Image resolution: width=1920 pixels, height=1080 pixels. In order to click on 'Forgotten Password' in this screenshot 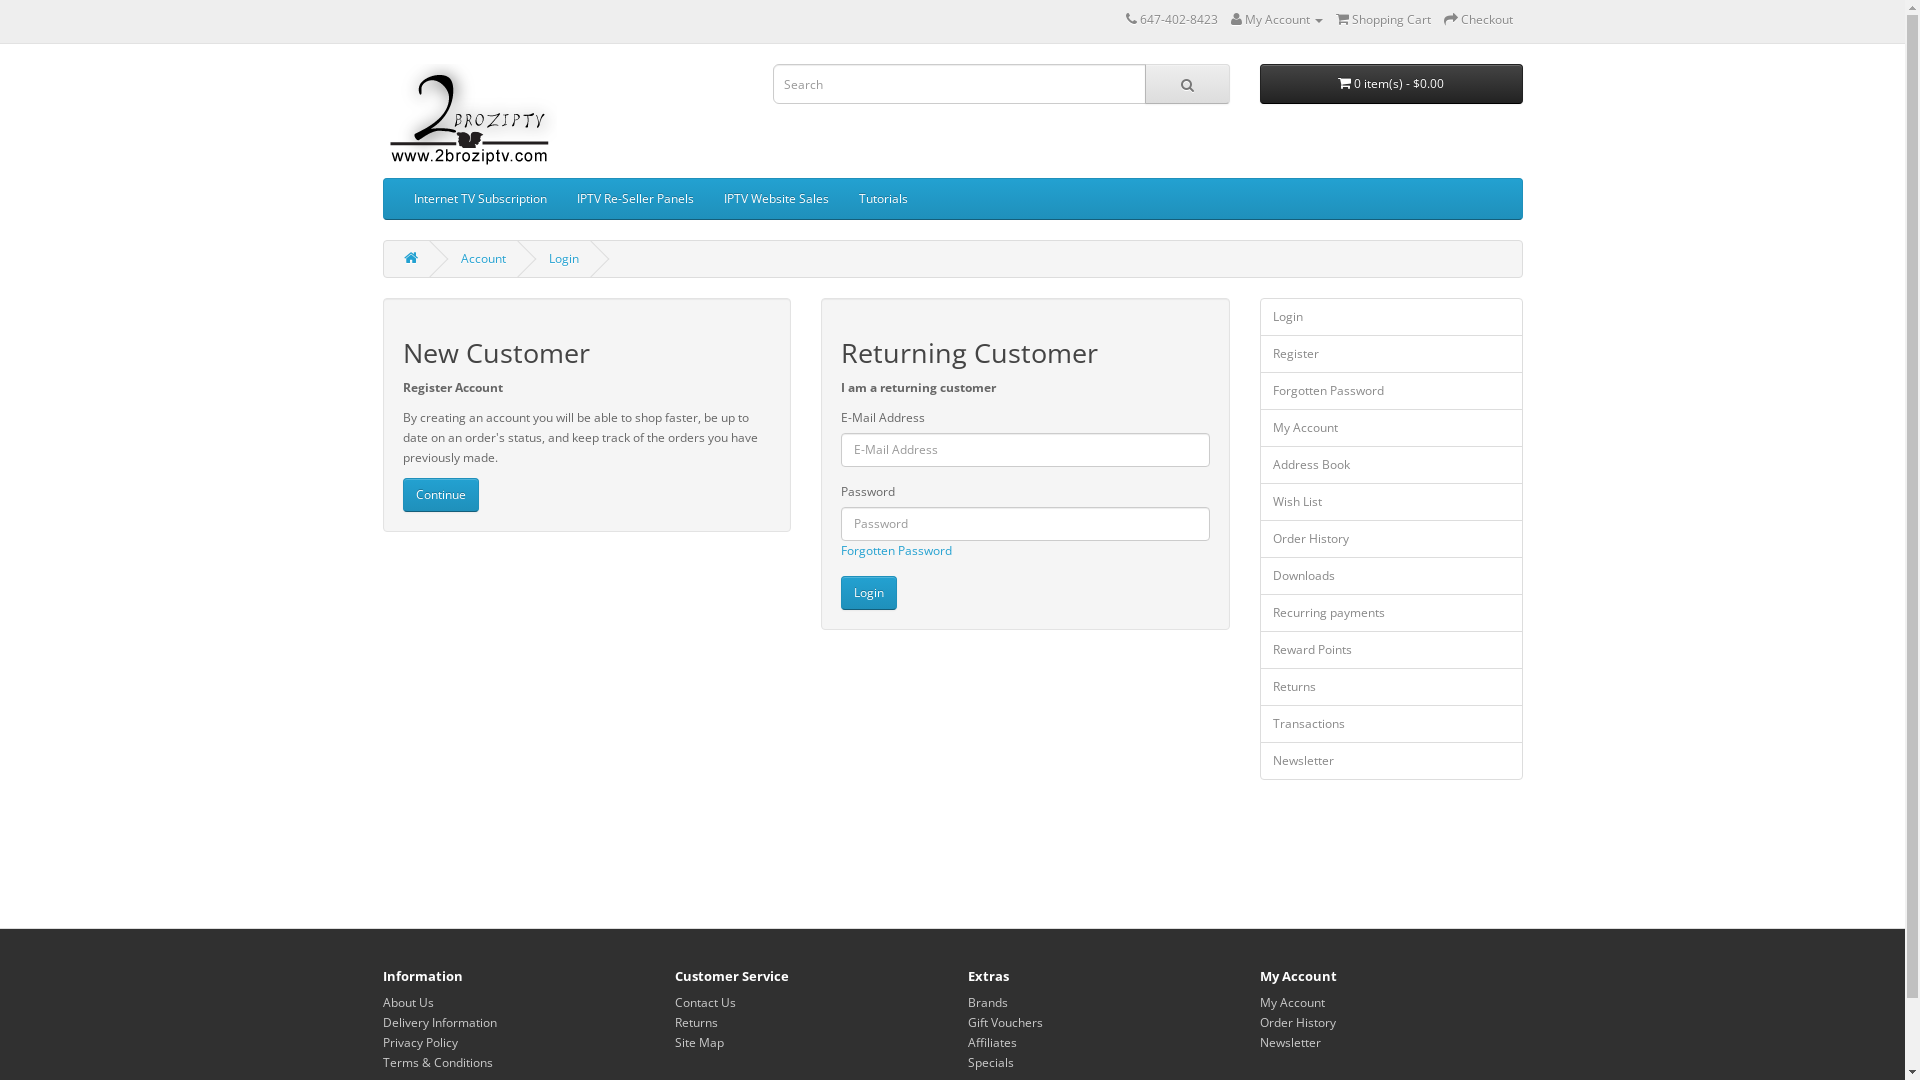, I will do `click(840, 550)`.